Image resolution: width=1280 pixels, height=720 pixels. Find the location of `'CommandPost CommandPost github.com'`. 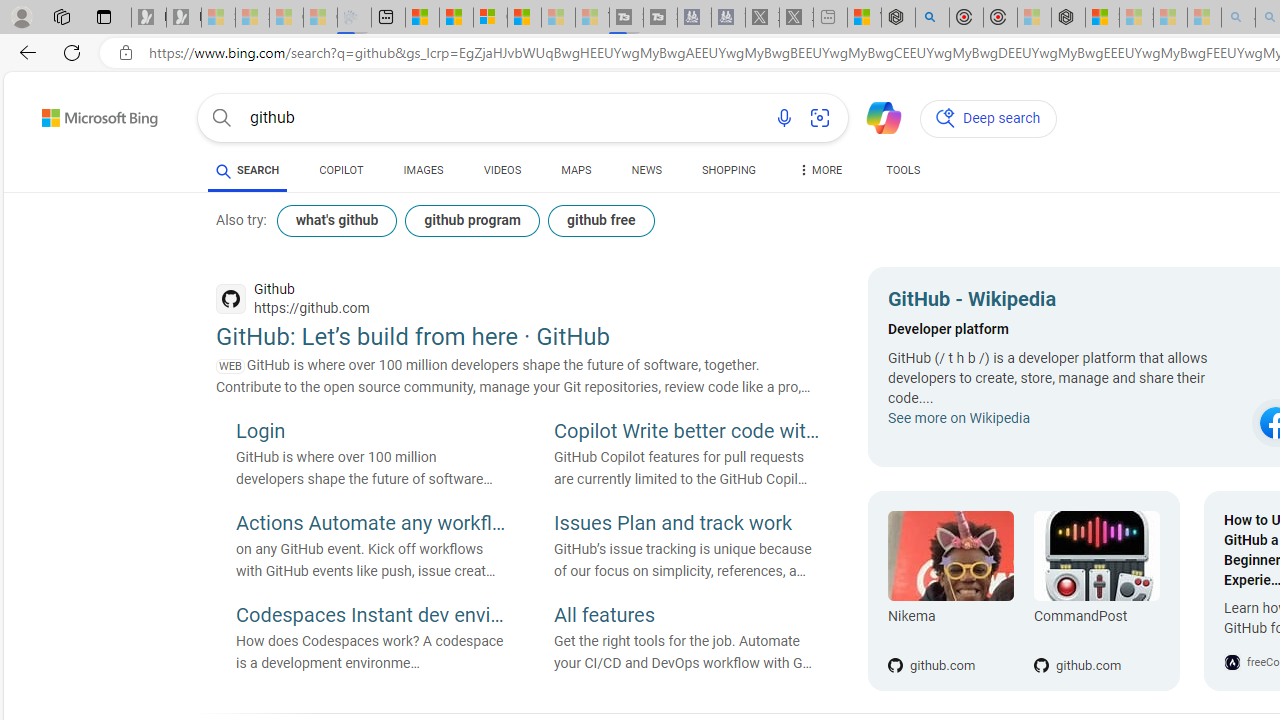

'CommandPost CommandPost github.com' is located at coordinates (1085, 590).